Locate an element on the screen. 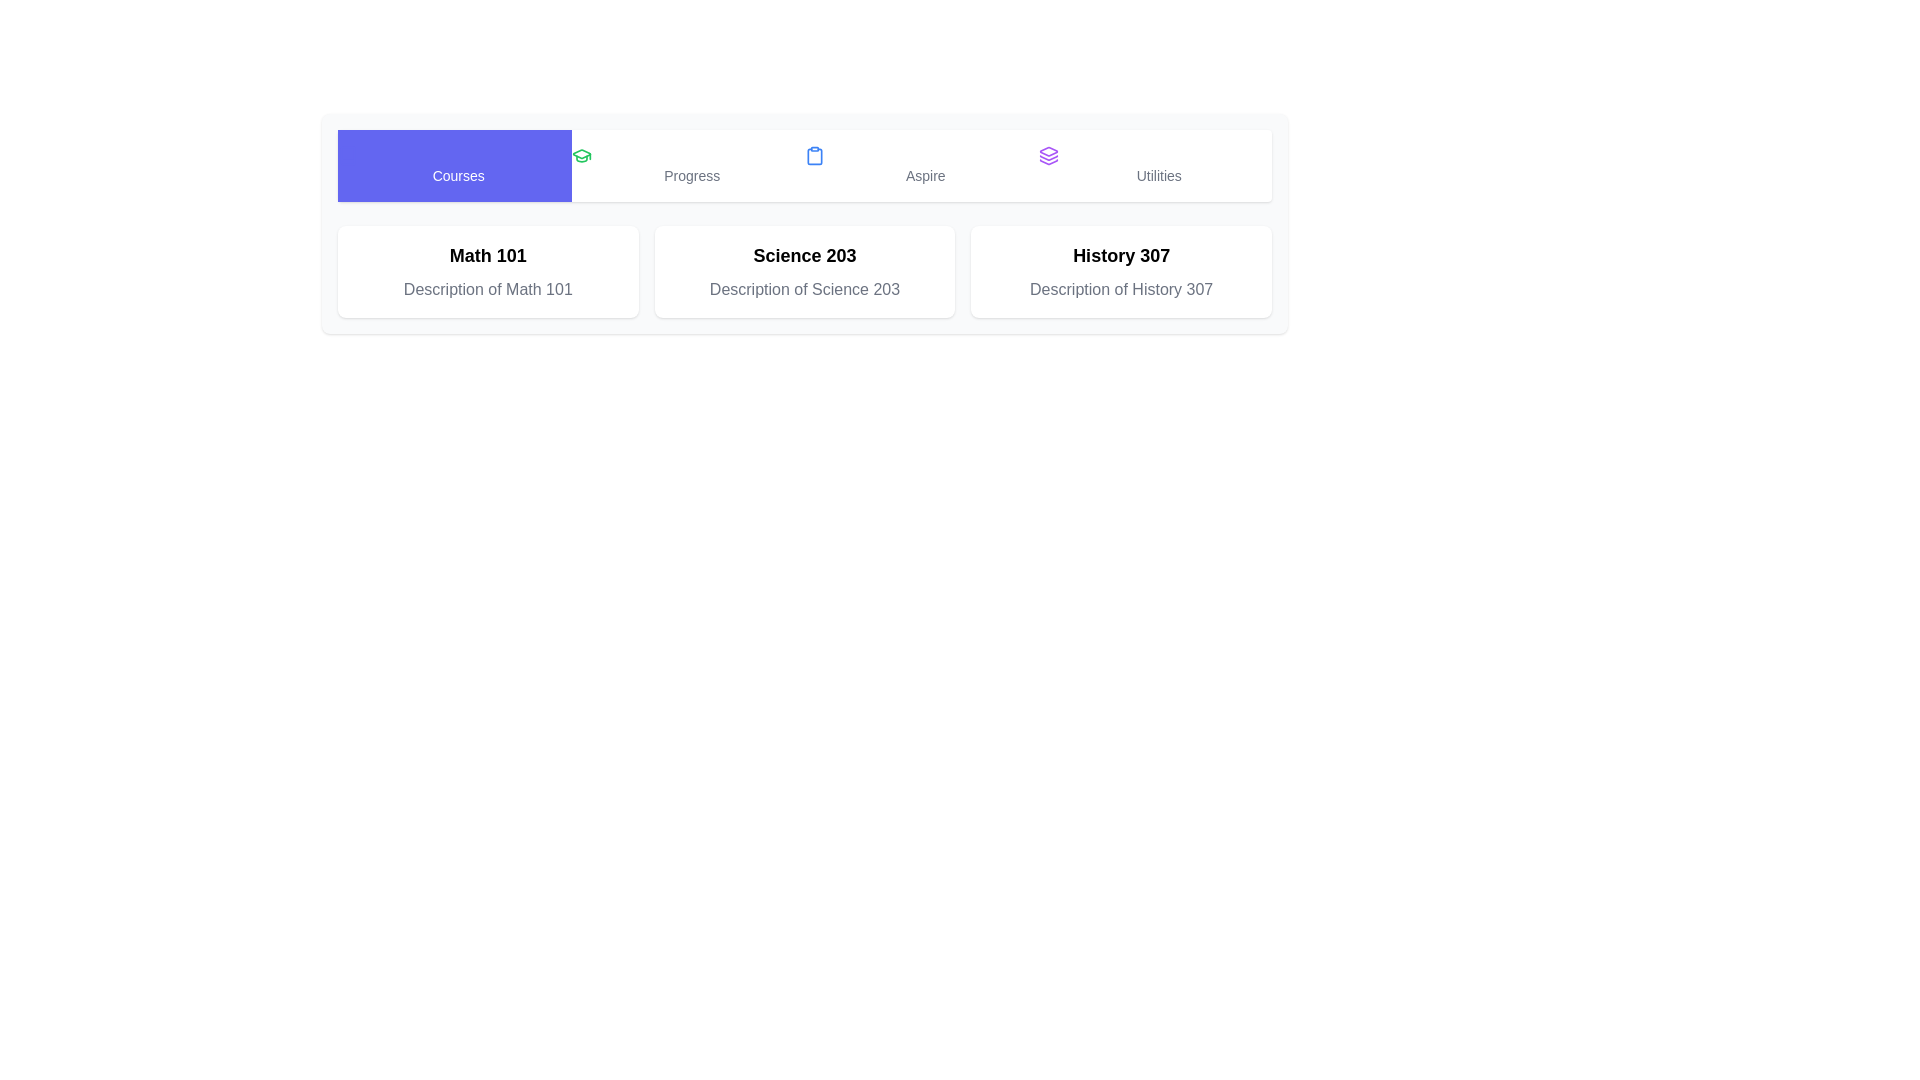  the purple SVG icon in the Utilities navigation menu is located at coordinates (1047, 154).